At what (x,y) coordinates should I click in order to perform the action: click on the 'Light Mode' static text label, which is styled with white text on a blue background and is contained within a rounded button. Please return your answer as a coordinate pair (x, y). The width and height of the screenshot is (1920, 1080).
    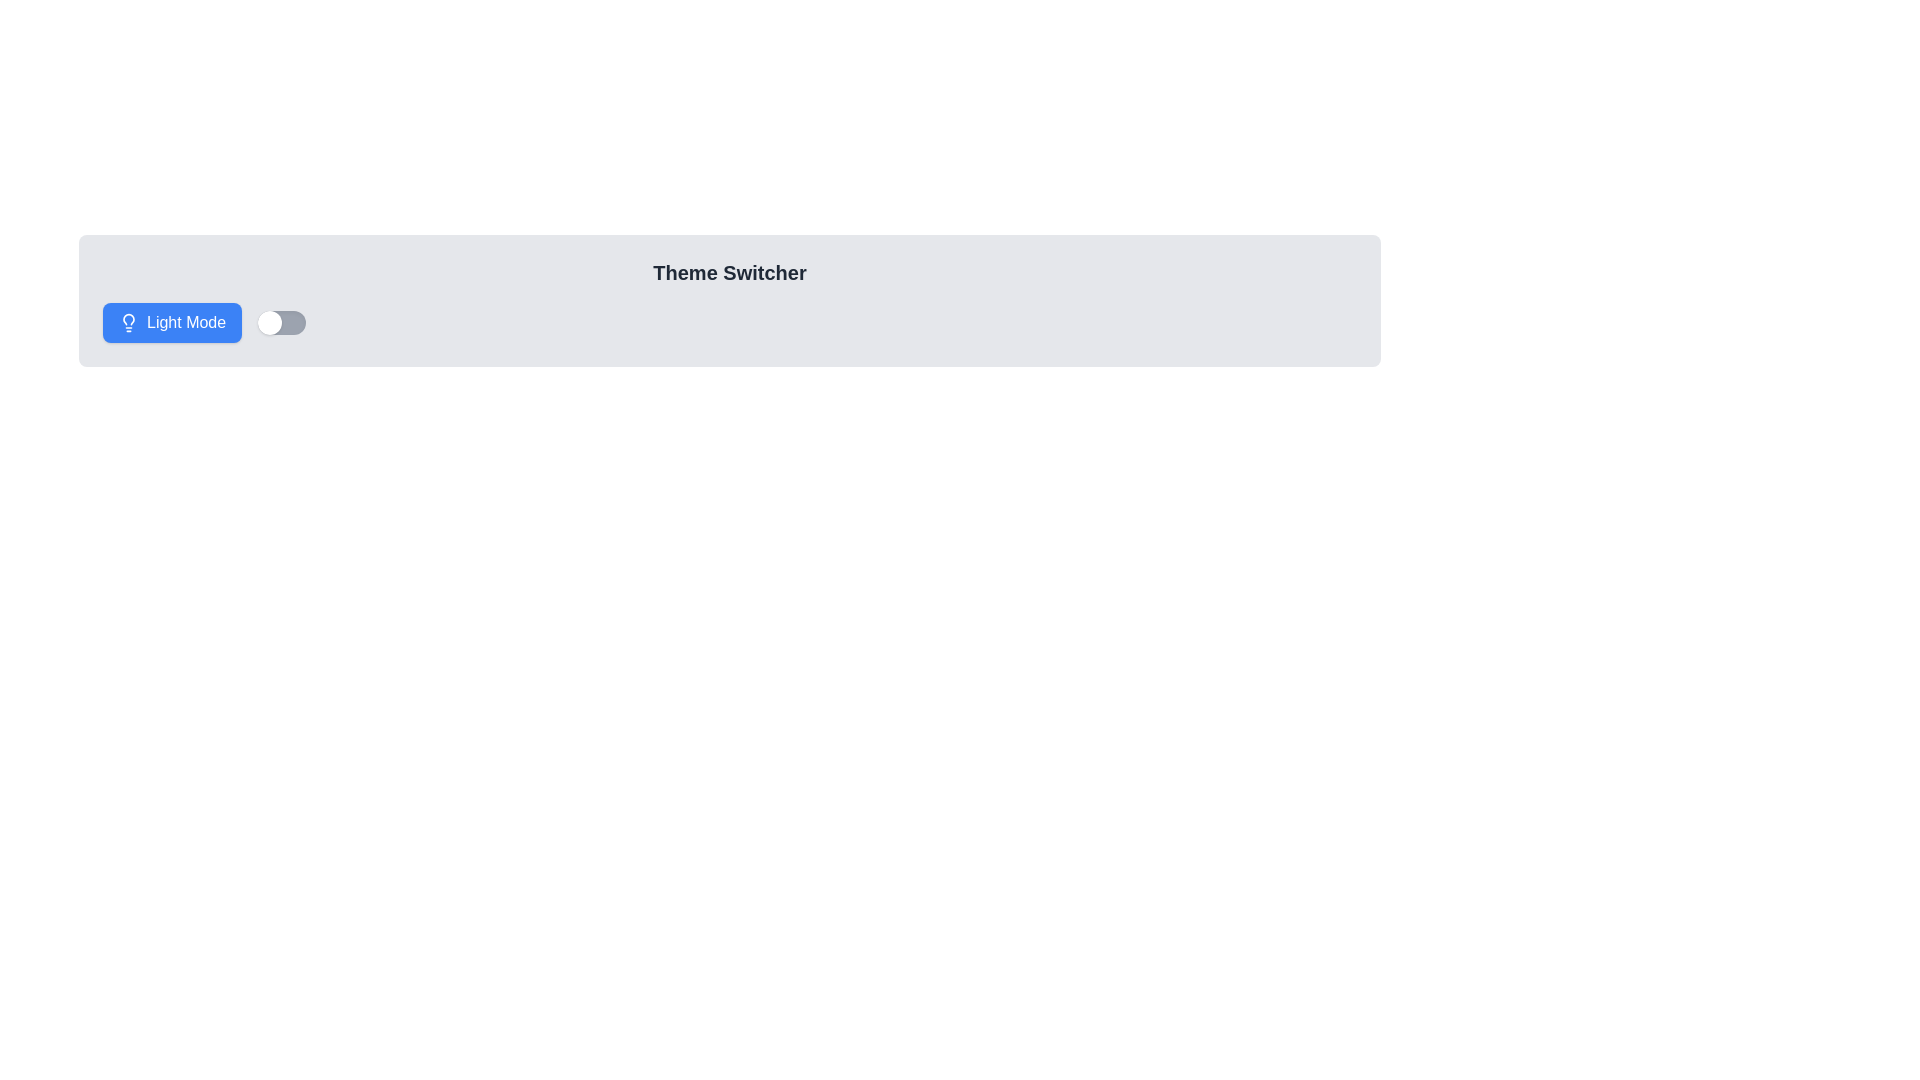
    Looking at the image, I should click on (186, 322).